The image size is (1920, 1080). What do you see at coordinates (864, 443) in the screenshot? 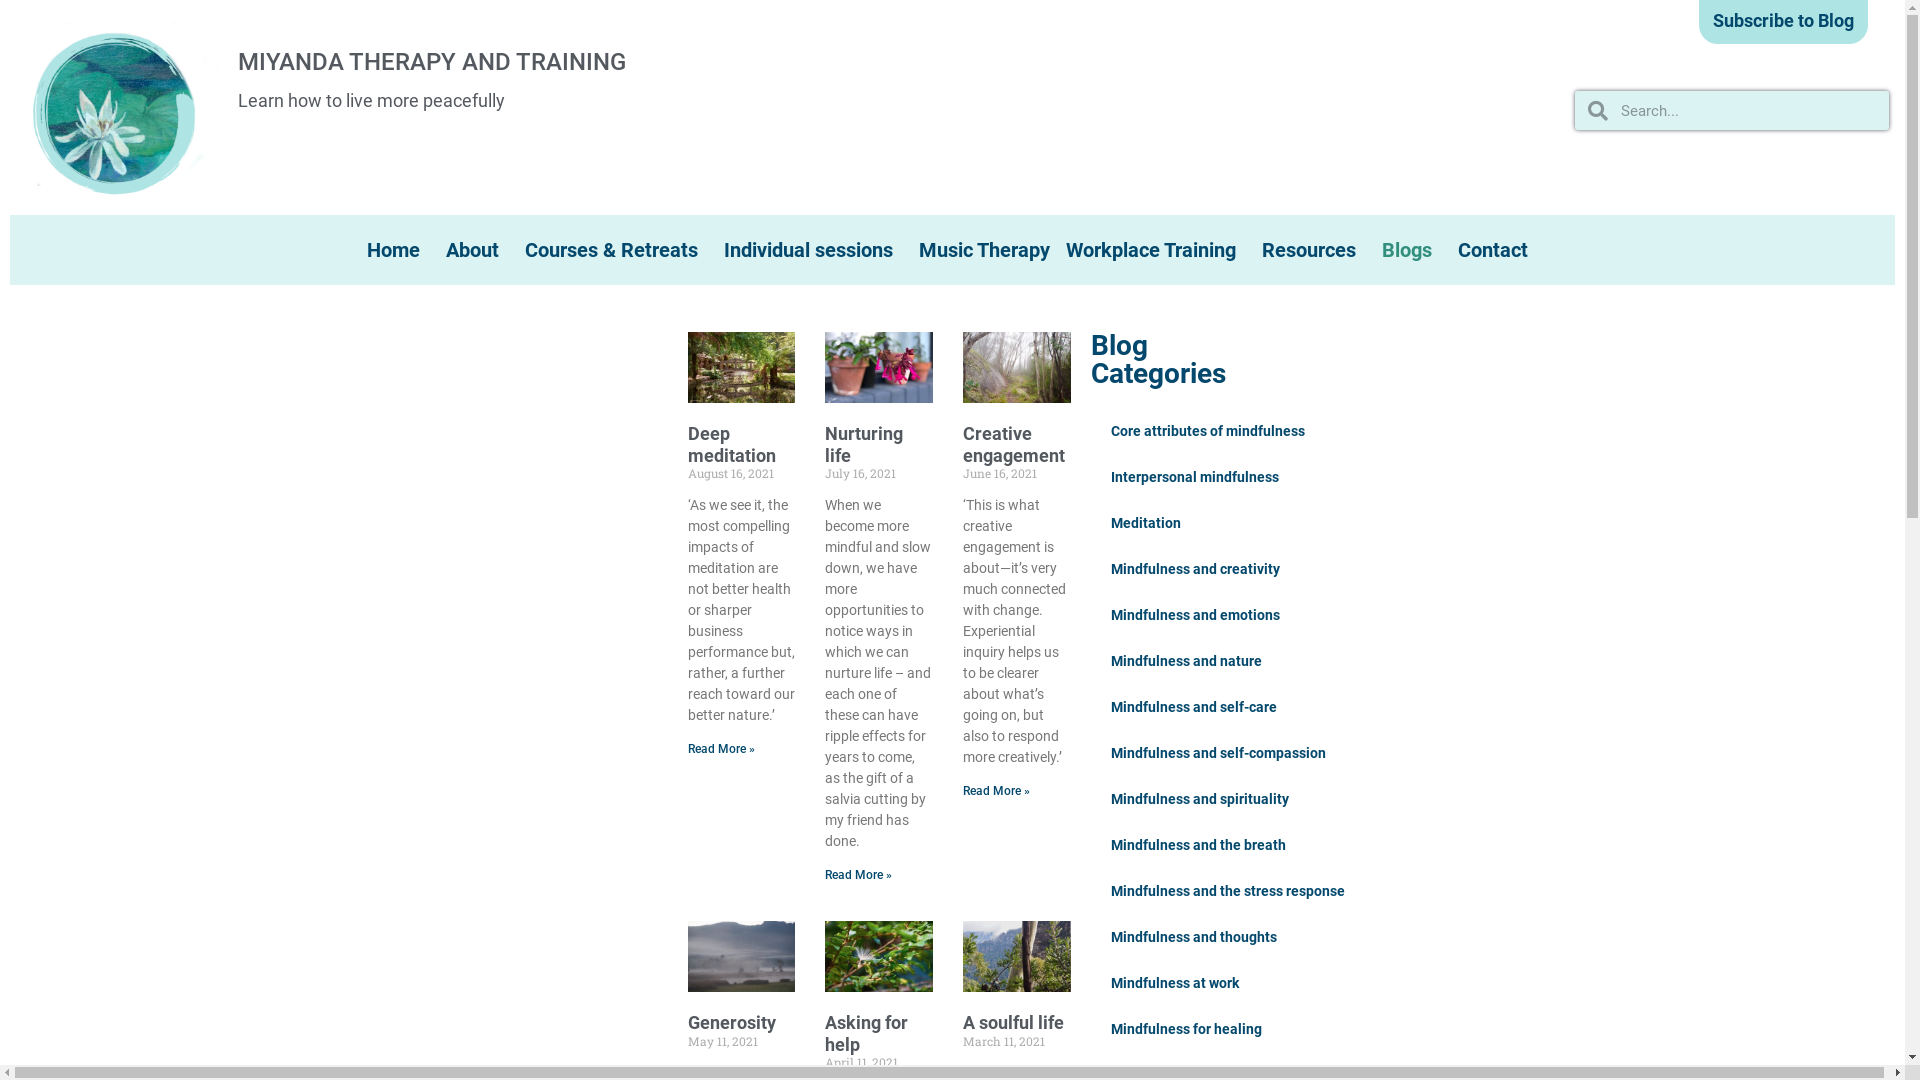
I see `'Nurturing life'` at bounding box center [864, 443].